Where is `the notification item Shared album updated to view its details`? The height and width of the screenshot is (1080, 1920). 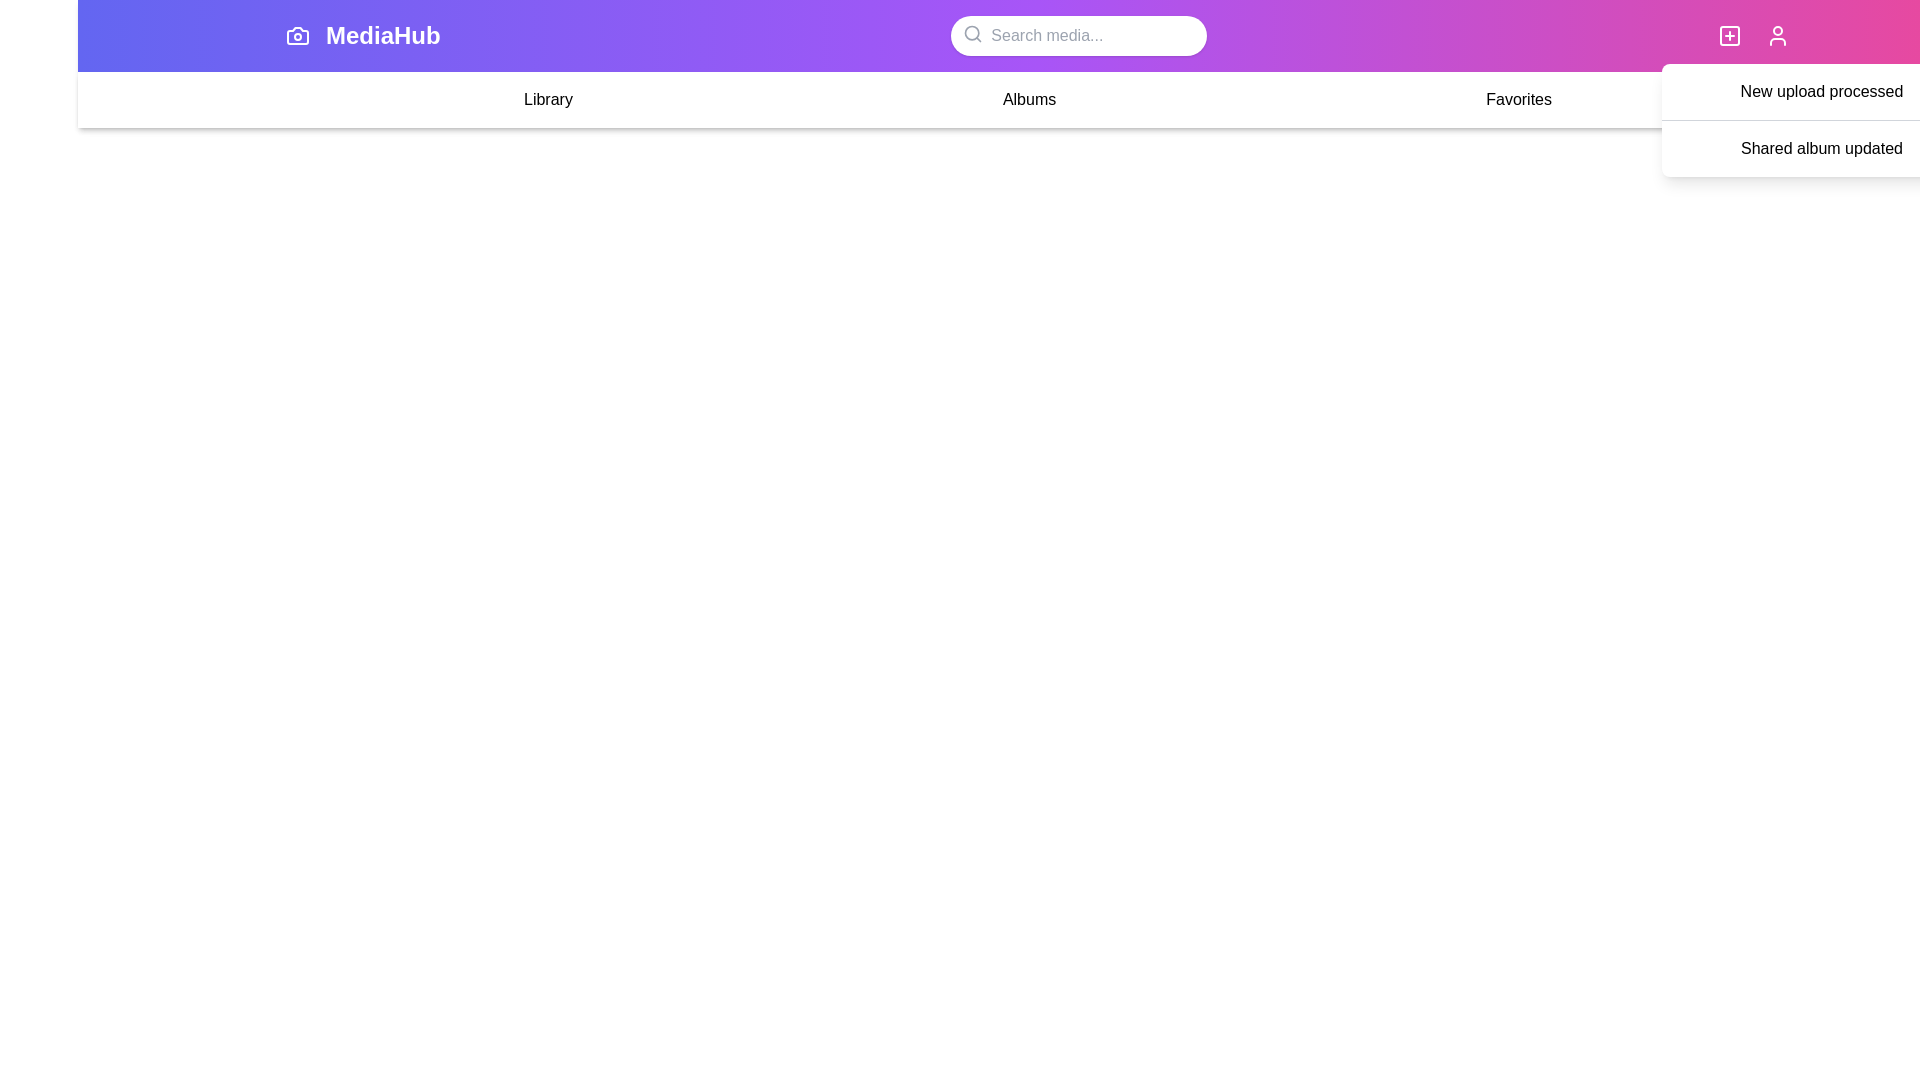 the notification item Shared album updated to view its details is located at coordinates (1822, 147).